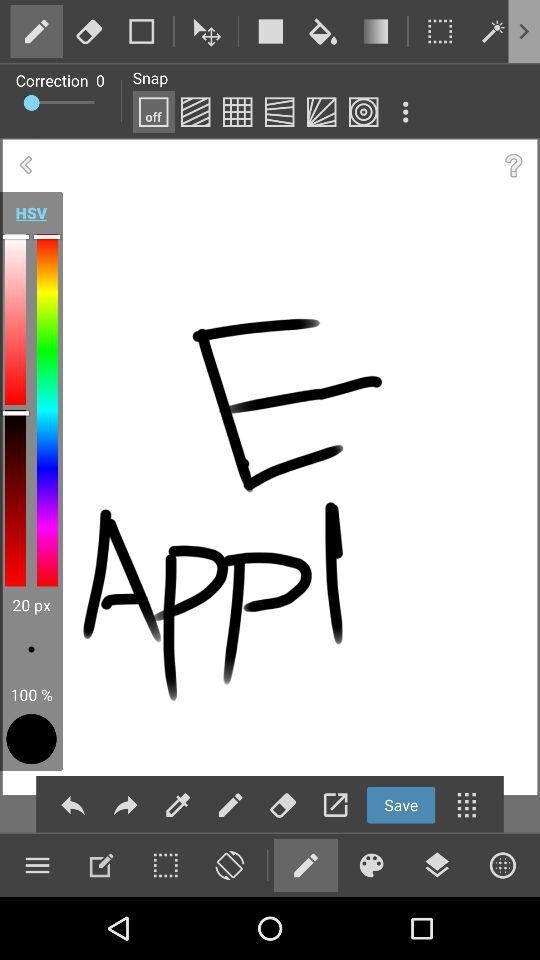 This screenshot has height=960, width=540. I want to click on open help, so click(513, 164).